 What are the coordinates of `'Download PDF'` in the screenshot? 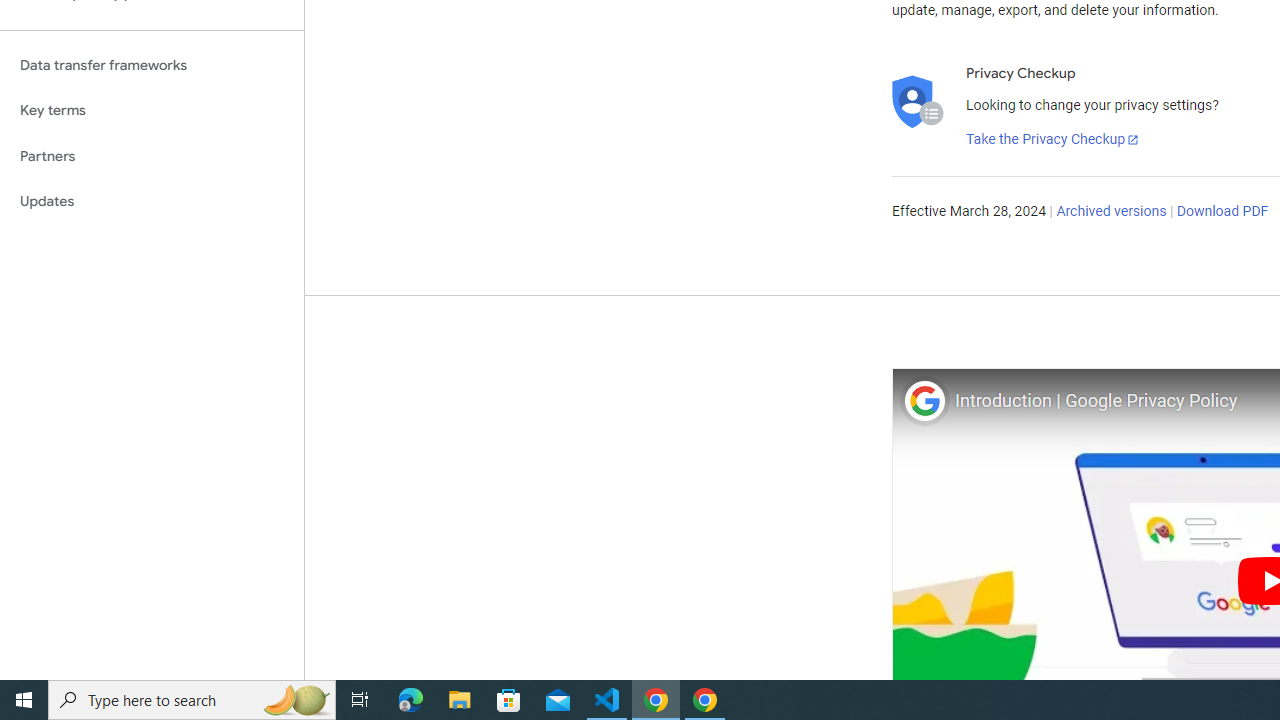 It's located at (1221, 212).